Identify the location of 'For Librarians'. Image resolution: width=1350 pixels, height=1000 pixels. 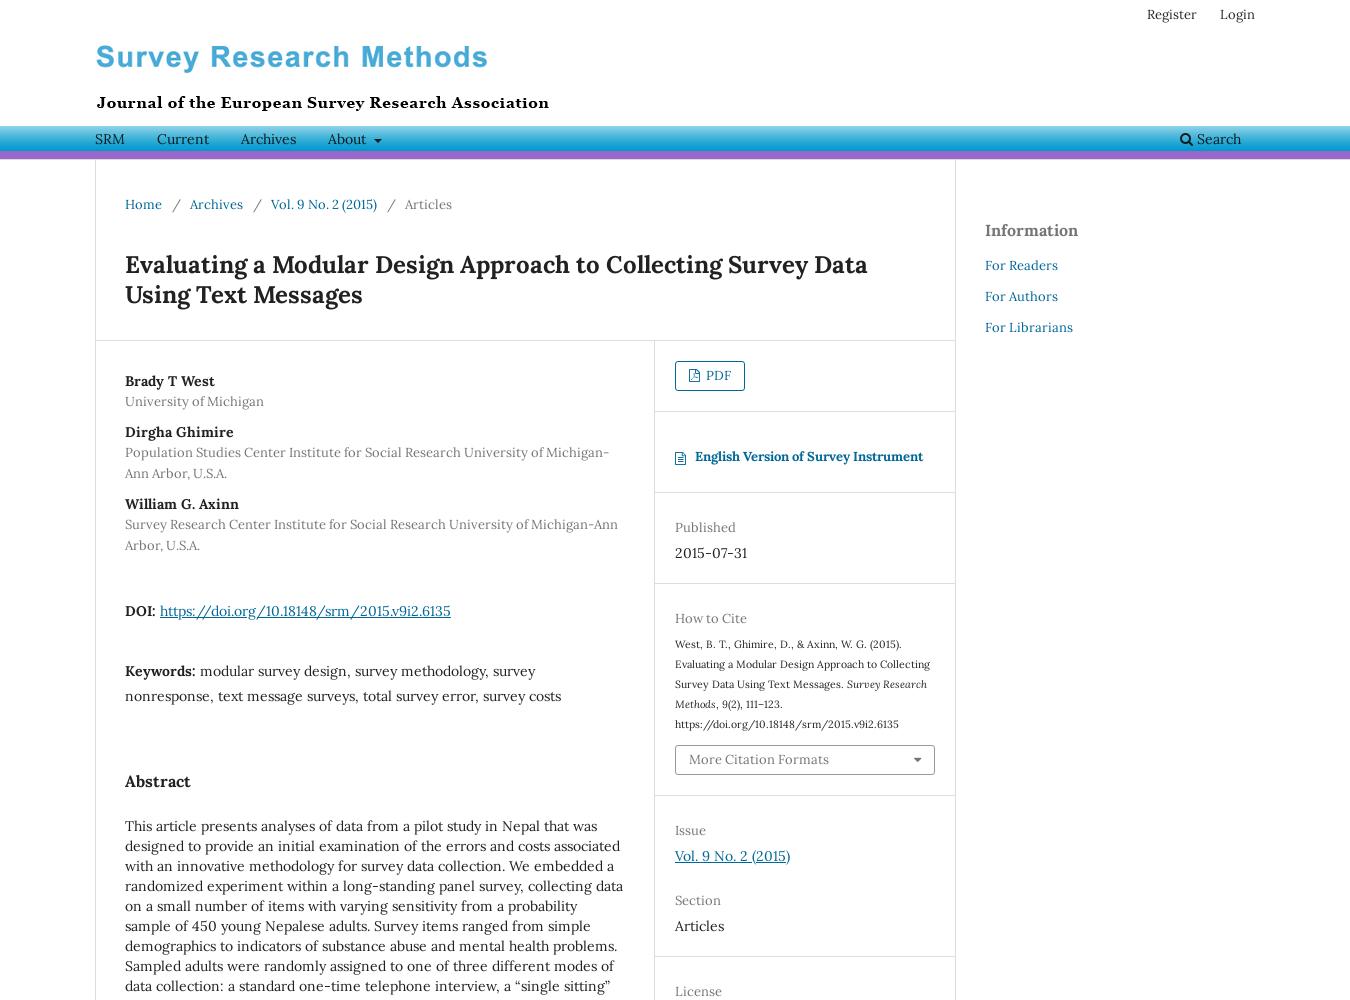
(1028, 326).